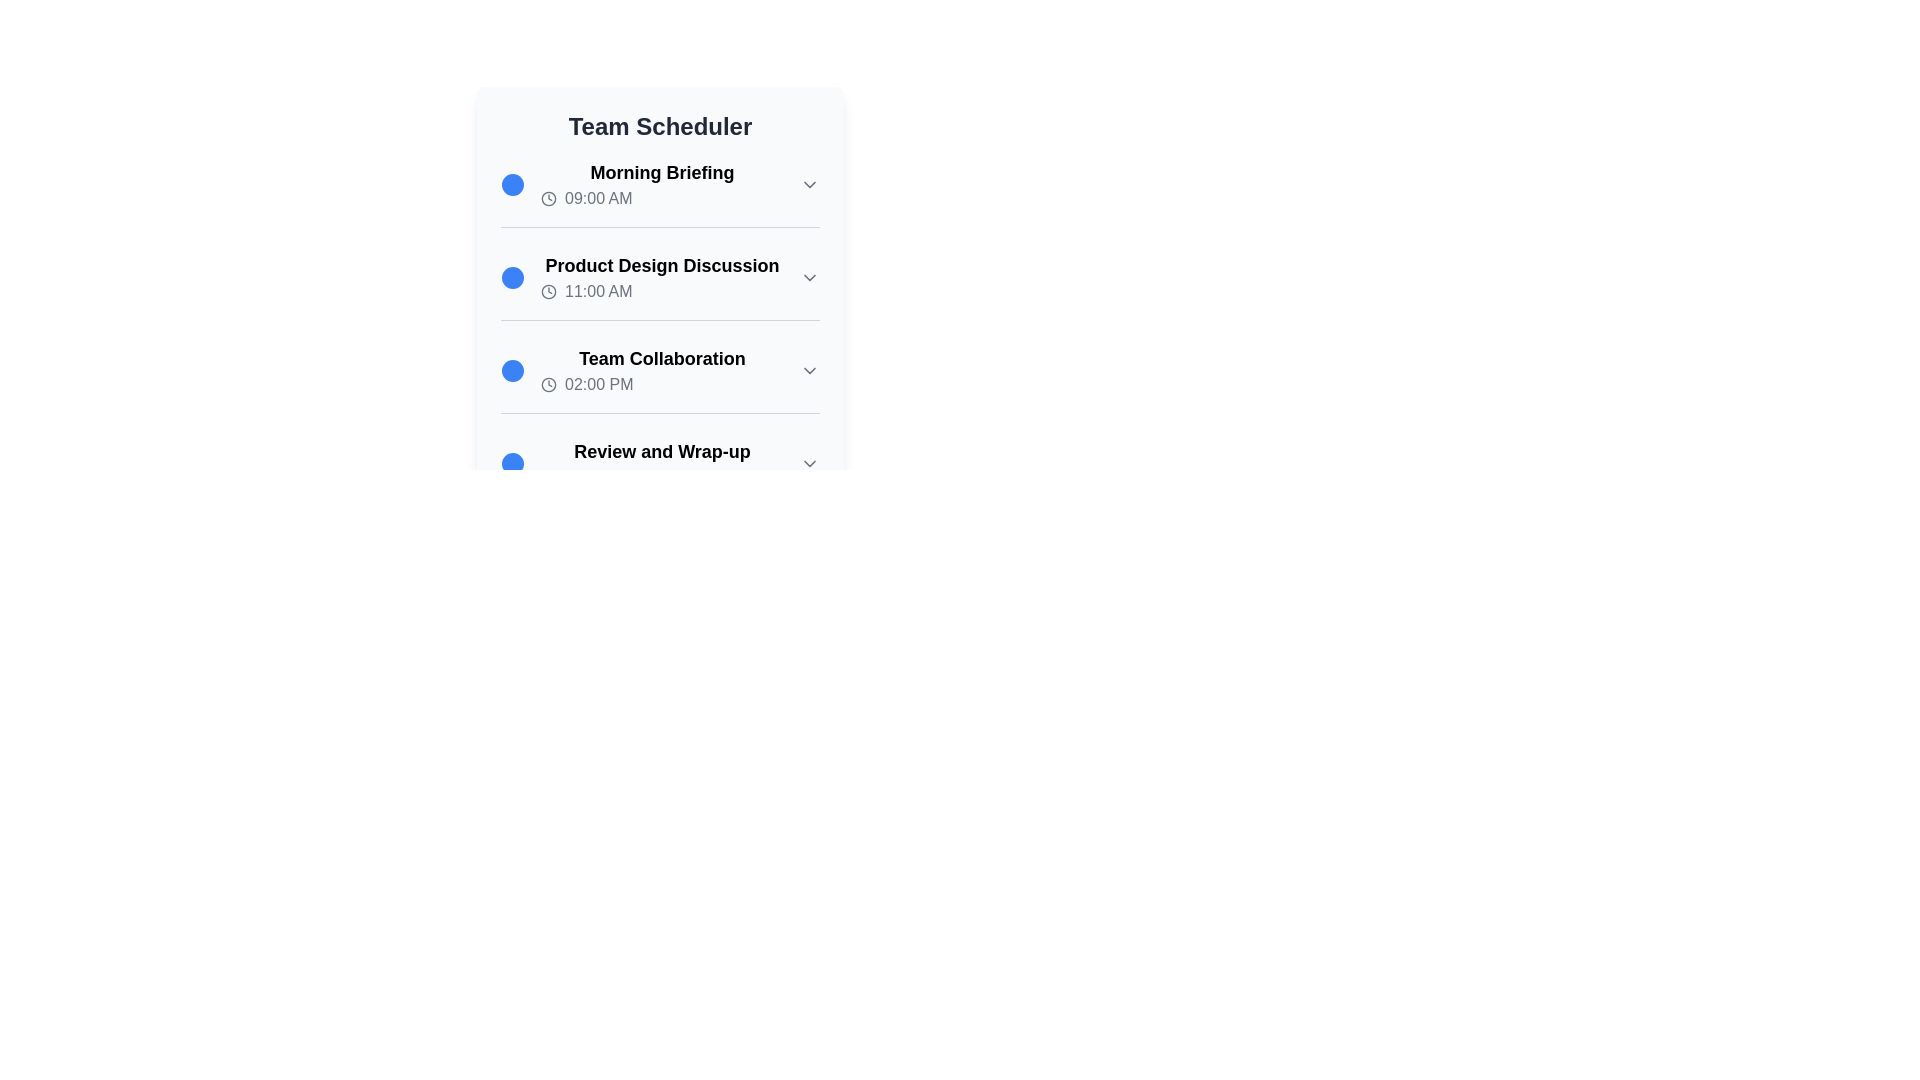 The height and width of the screenshot is (1080, 1920). I want to click on the Circular marker icon located in the 'Morning Briefing' list entry at 09:00 AM, so click(513, 185).